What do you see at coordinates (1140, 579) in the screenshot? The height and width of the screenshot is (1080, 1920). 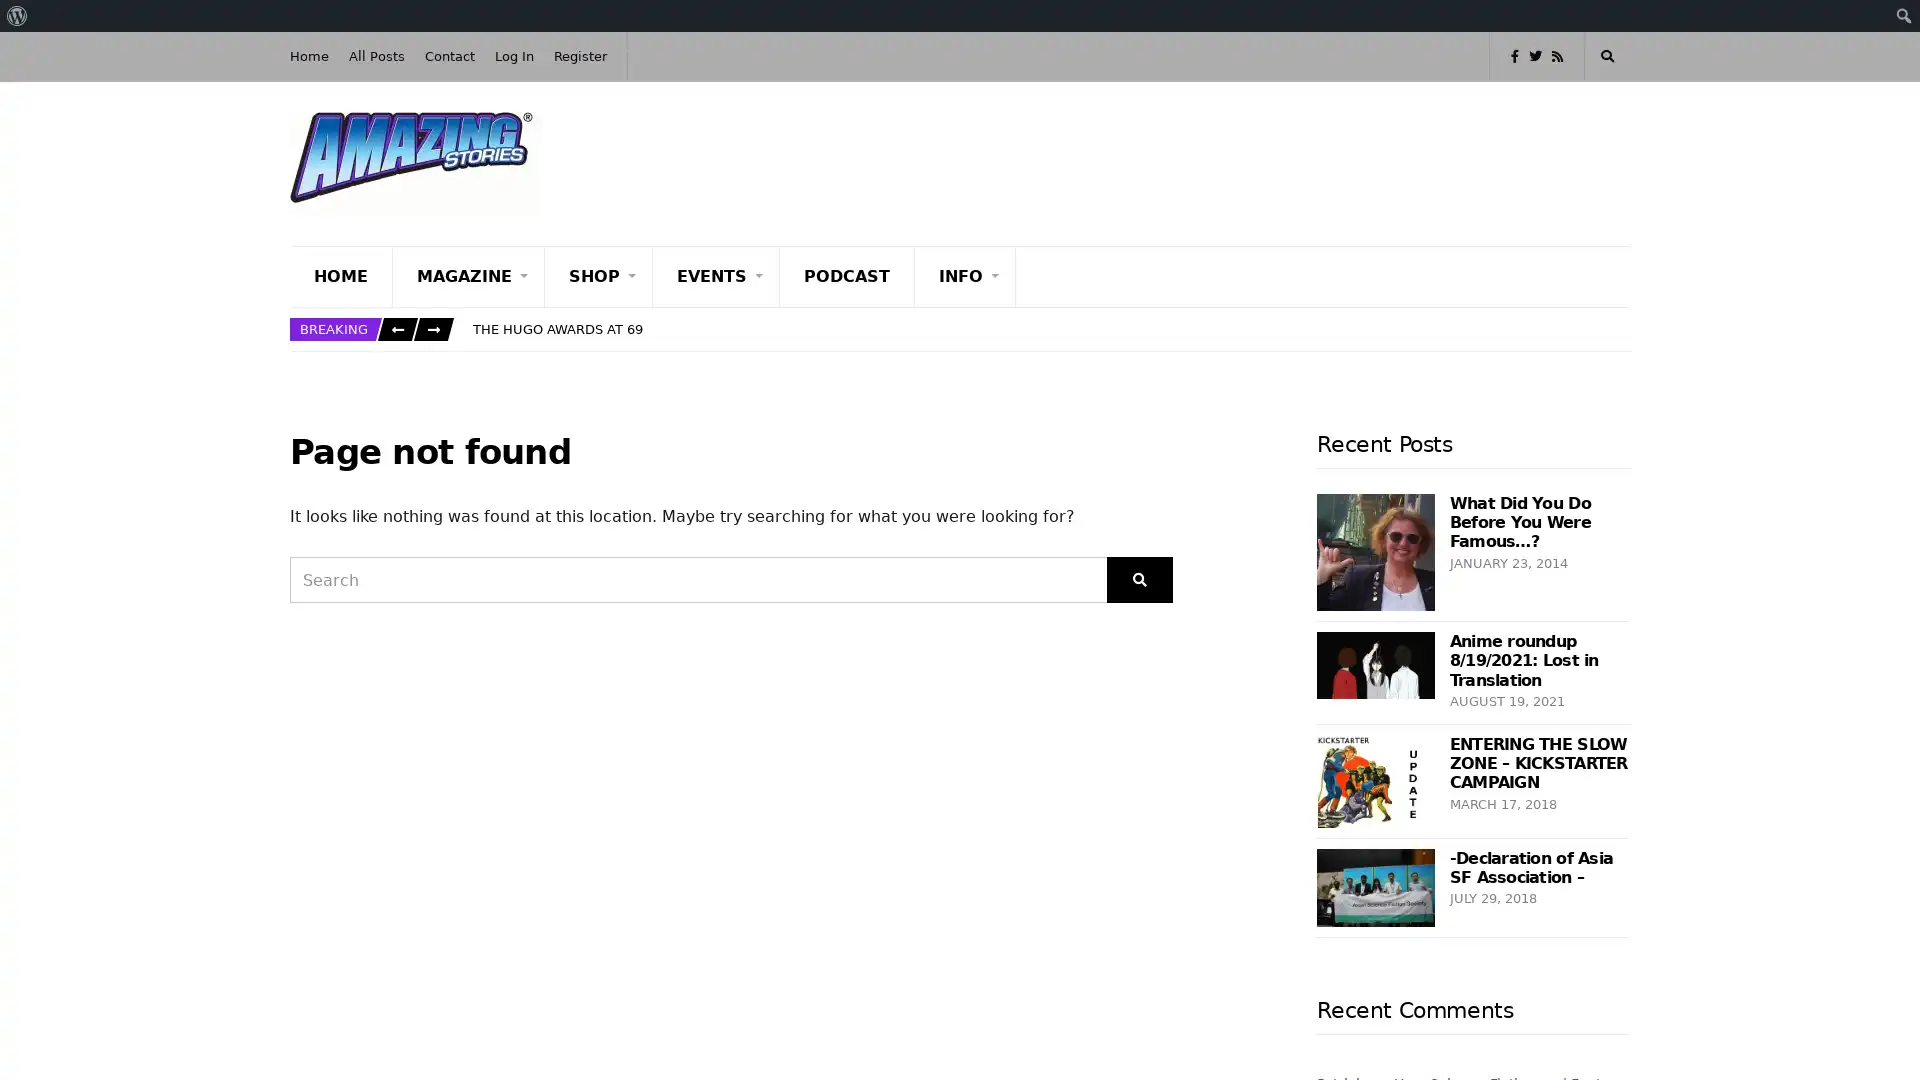 I see `Search` at bounding box center [1140, 579].